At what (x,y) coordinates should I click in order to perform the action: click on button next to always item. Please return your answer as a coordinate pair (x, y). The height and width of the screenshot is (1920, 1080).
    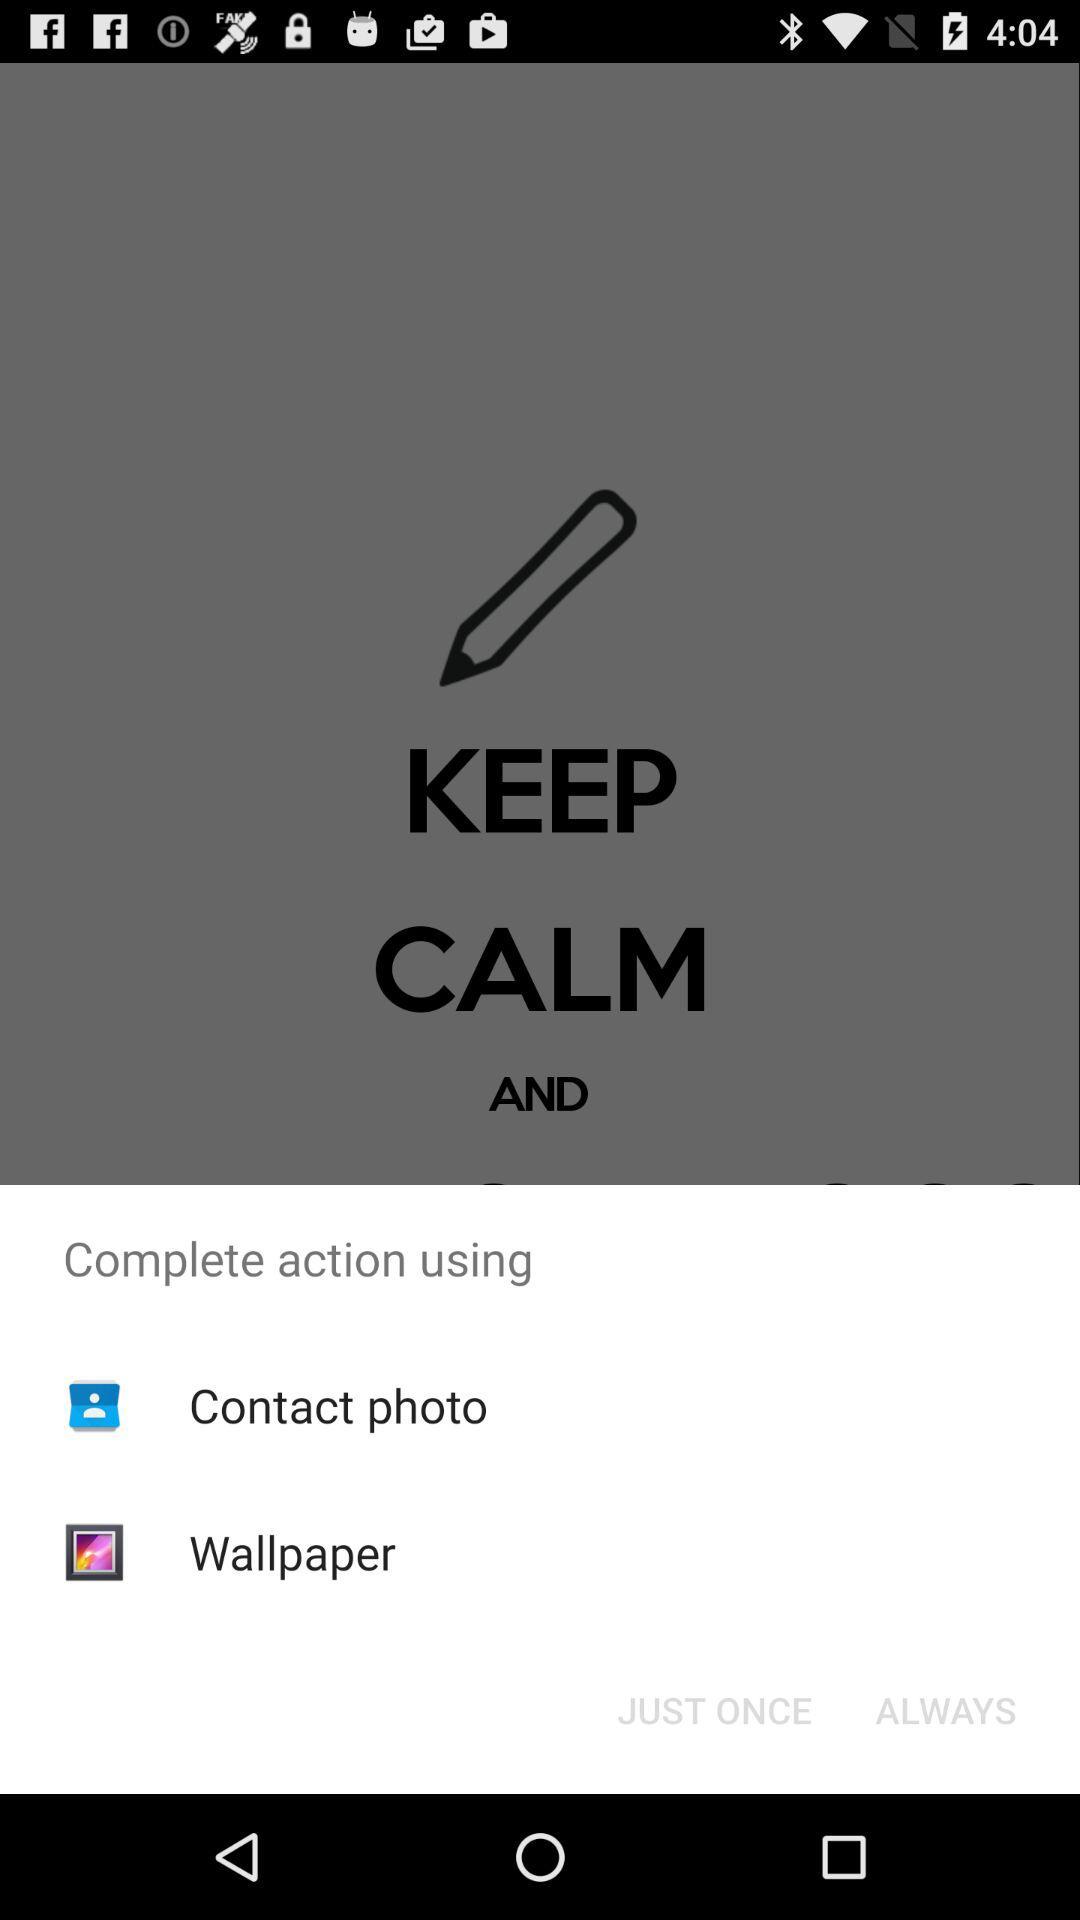
    Looking at the image, I should click on (713, 1708).